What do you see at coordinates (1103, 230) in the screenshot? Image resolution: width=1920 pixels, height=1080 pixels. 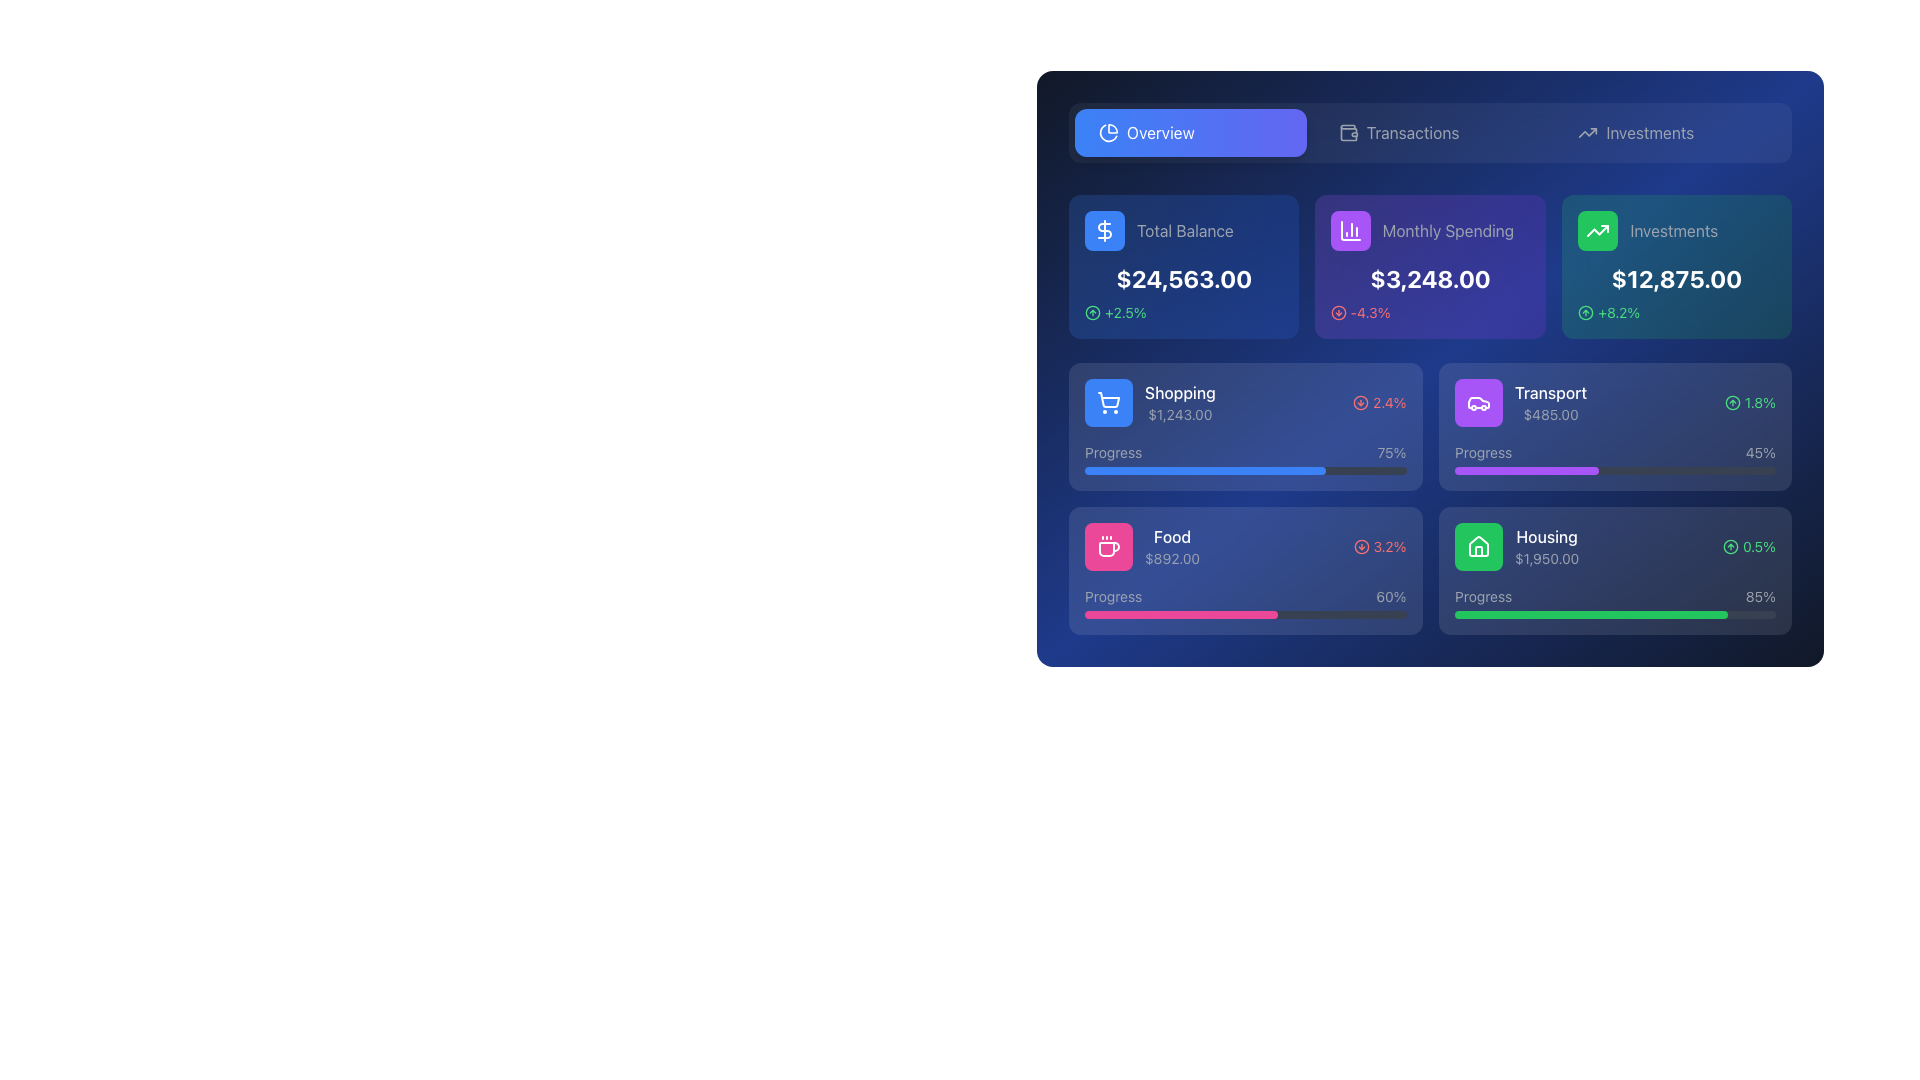 I see `the blue square icon with rounded edges containing a white dollar sign, located within the 'Total Balance' component` at bounding box center [1103, 230].